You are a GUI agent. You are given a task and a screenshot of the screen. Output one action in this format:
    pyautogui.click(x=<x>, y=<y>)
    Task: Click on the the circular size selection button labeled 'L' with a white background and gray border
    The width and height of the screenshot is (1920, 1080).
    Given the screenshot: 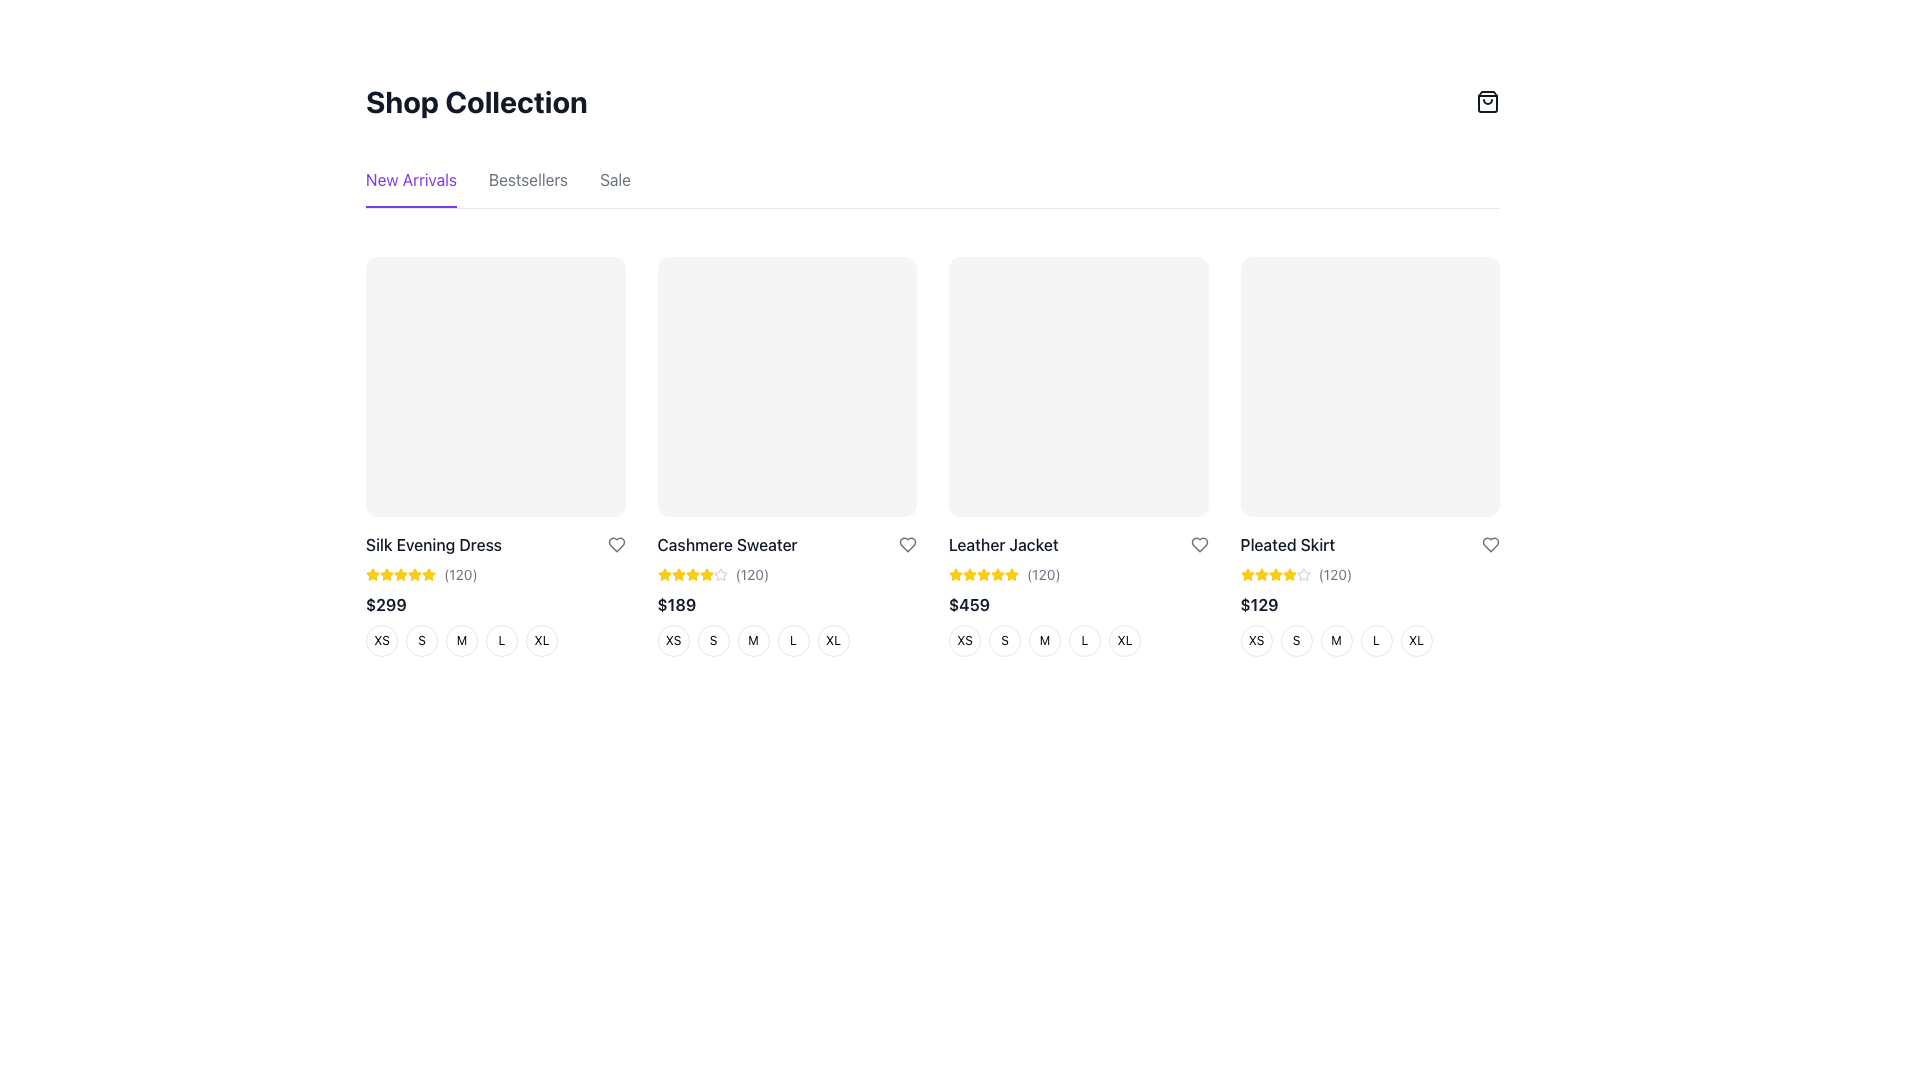 What is the action you would take?
    pyautogui.click(x=502, y=640)
    